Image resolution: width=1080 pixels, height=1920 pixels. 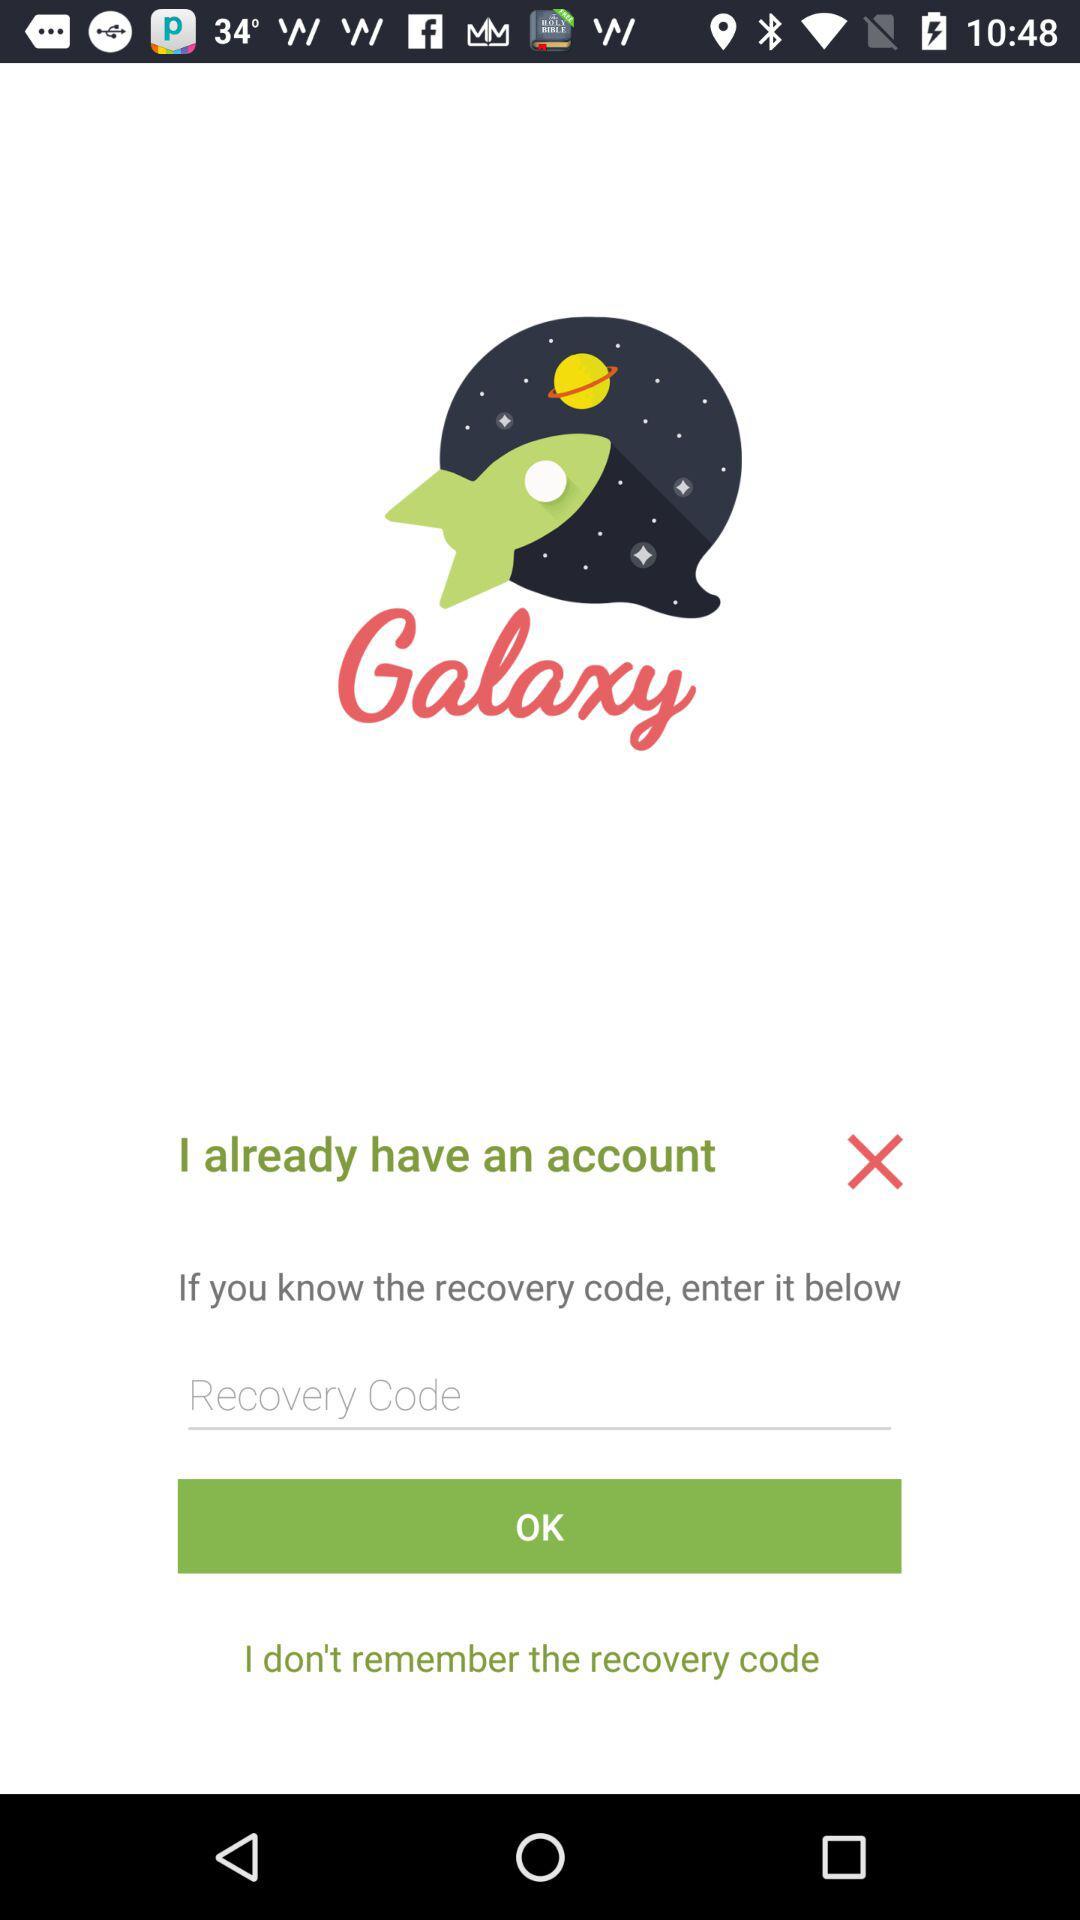 What do you see at coordinates (538, 1525) in the screenshot?
I see `the icon above i don t icon` at bounding box center [538, 1525].